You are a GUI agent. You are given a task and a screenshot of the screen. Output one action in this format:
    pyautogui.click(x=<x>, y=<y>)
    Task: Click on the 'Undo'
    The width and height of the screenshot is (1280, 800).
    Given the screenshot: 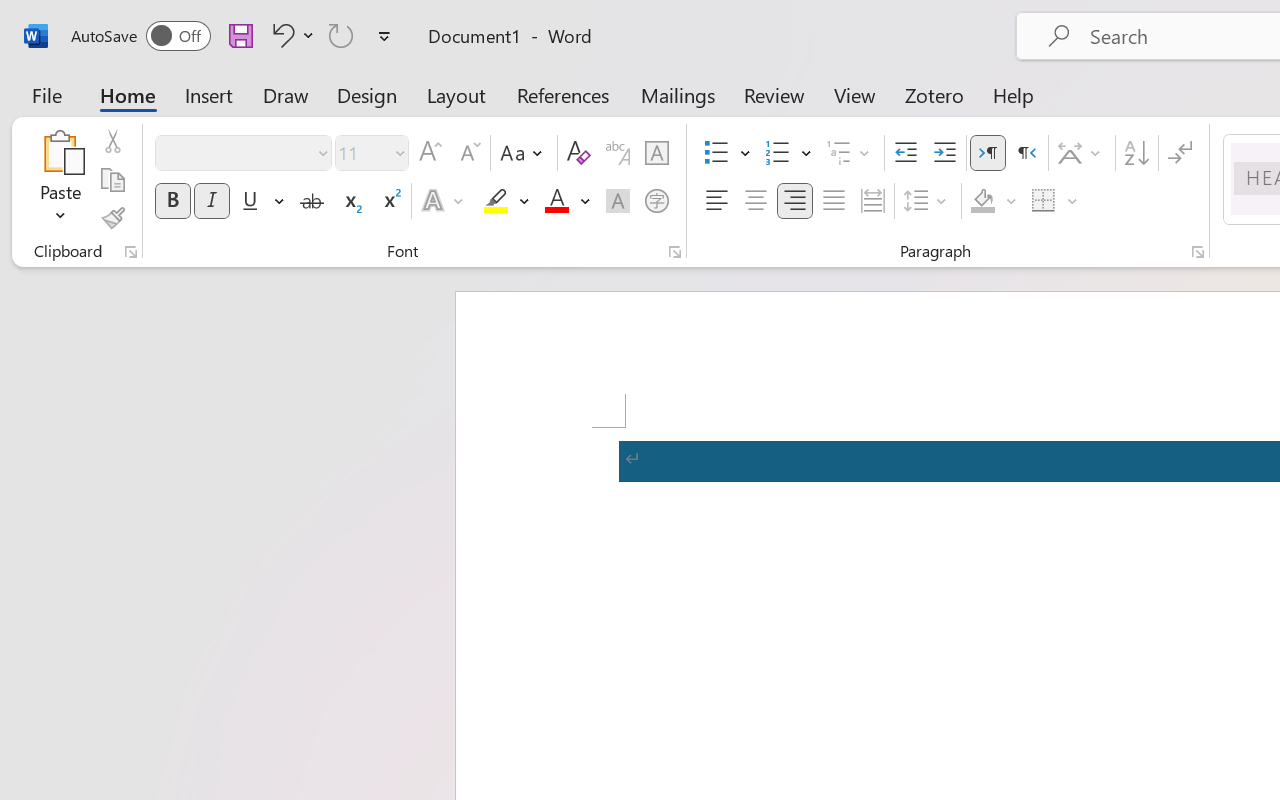 What is the action you would take?
    pyautogui.click(x=279, y=34)
    